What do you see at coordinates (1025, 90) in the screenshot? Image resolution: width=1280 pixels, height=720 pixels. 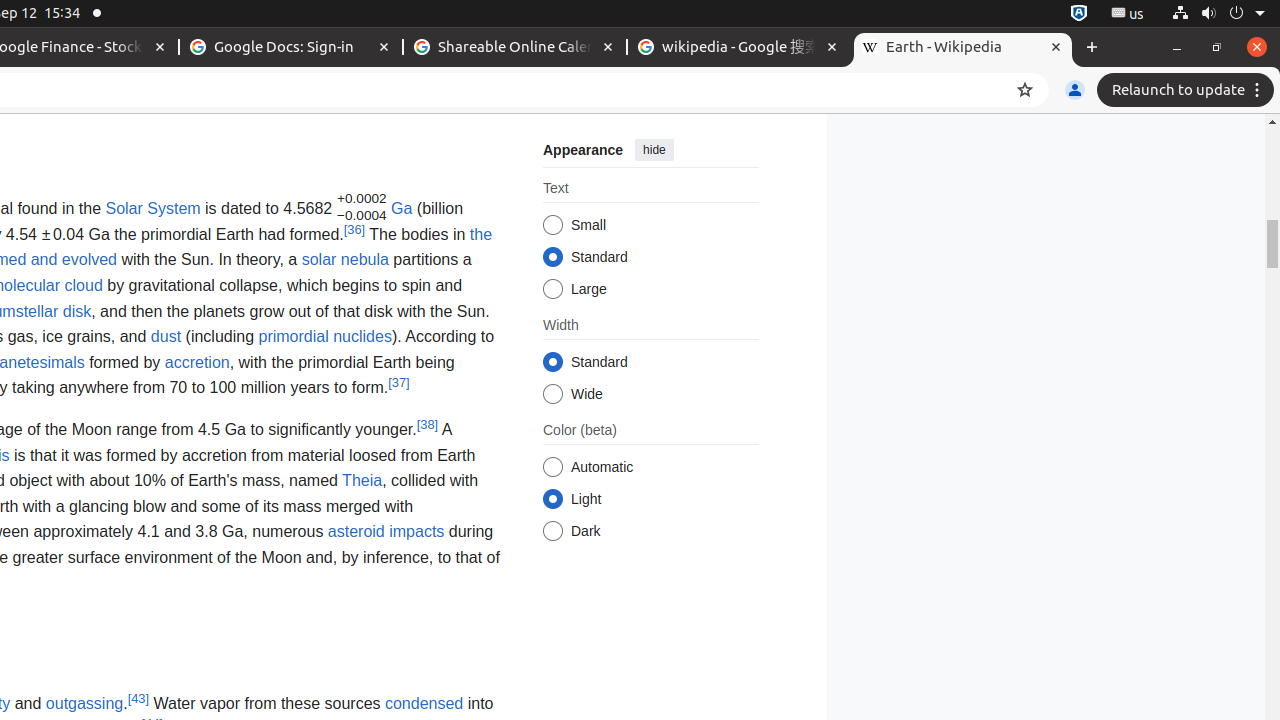 I see `'Bookmark this tab'` at bounding box center [1025, 90].